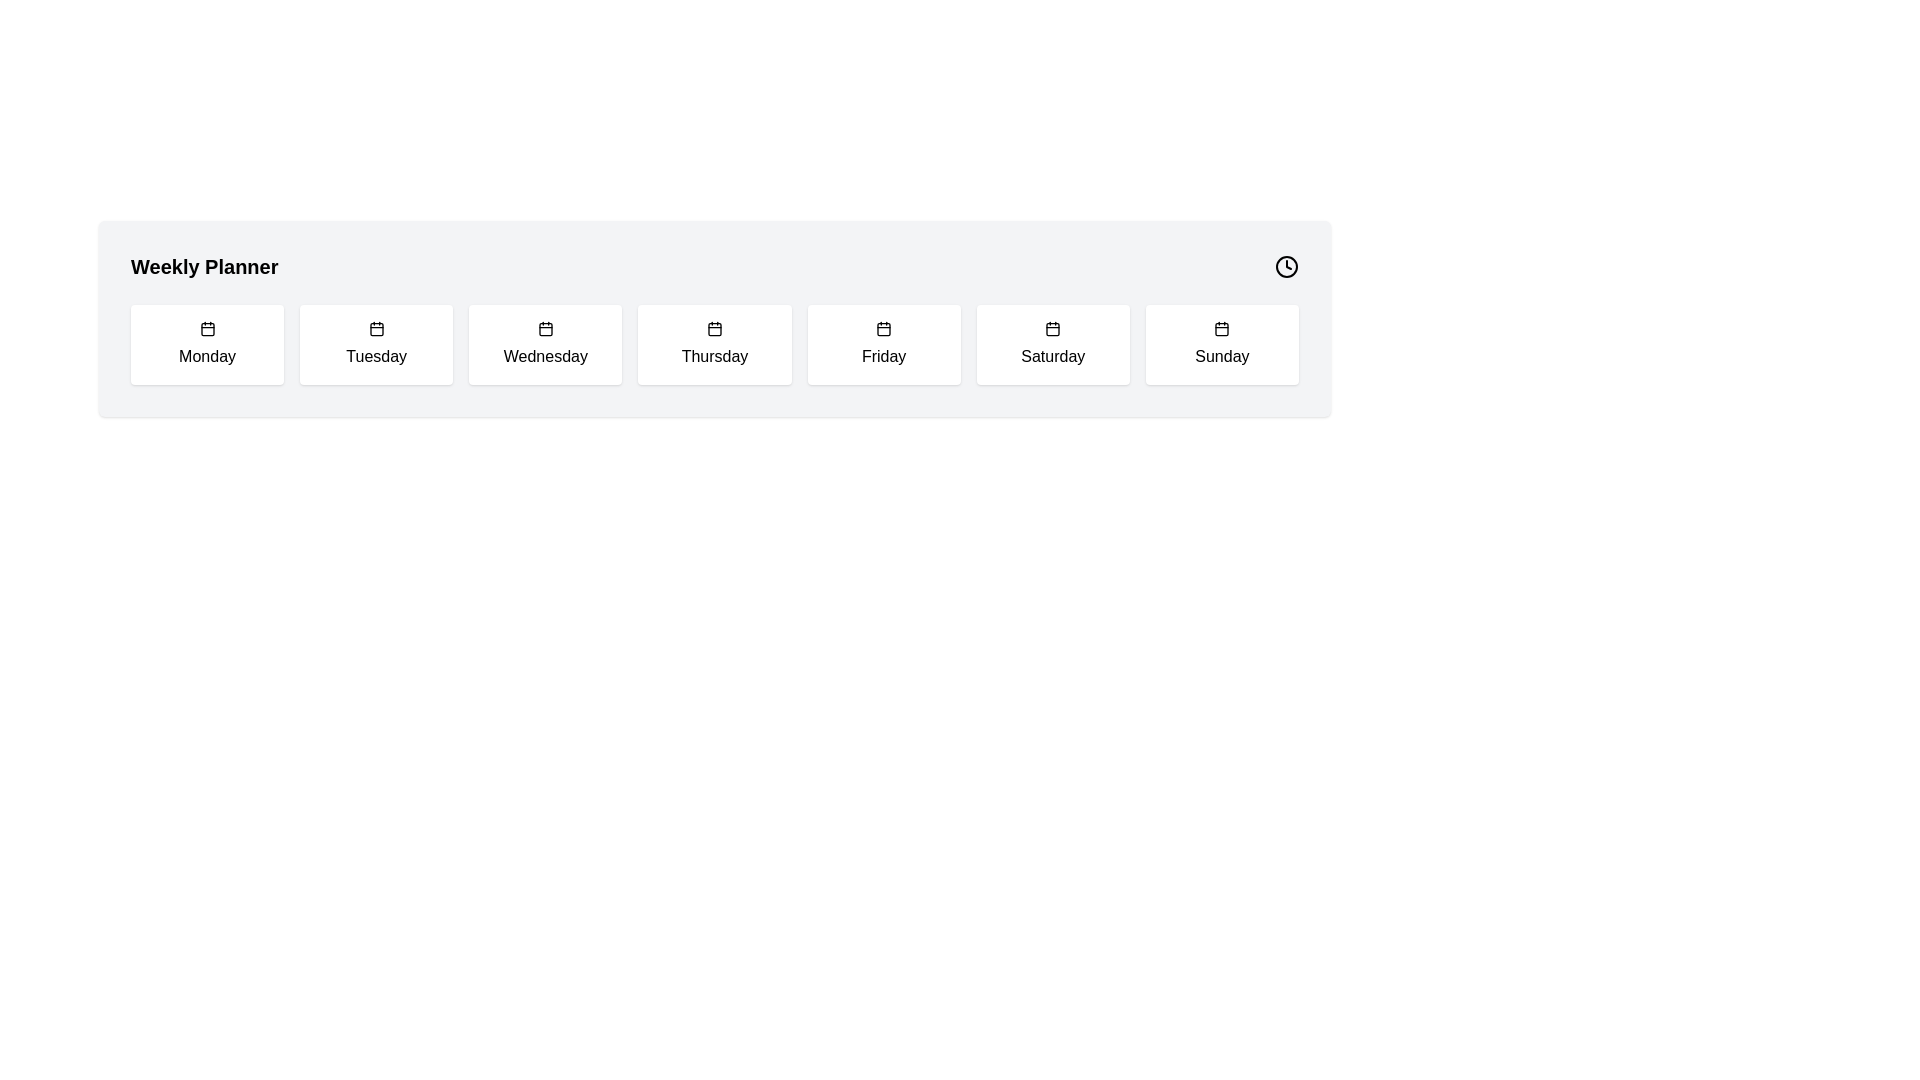 The image size is (1920, 1080). What do you see at coordinates (545, 328) in the screenshot?
I see `the highlighted rectangle indicating the selected day within the calendar icon located beneath 'Wednesday'` at bounding box center [545, 328].